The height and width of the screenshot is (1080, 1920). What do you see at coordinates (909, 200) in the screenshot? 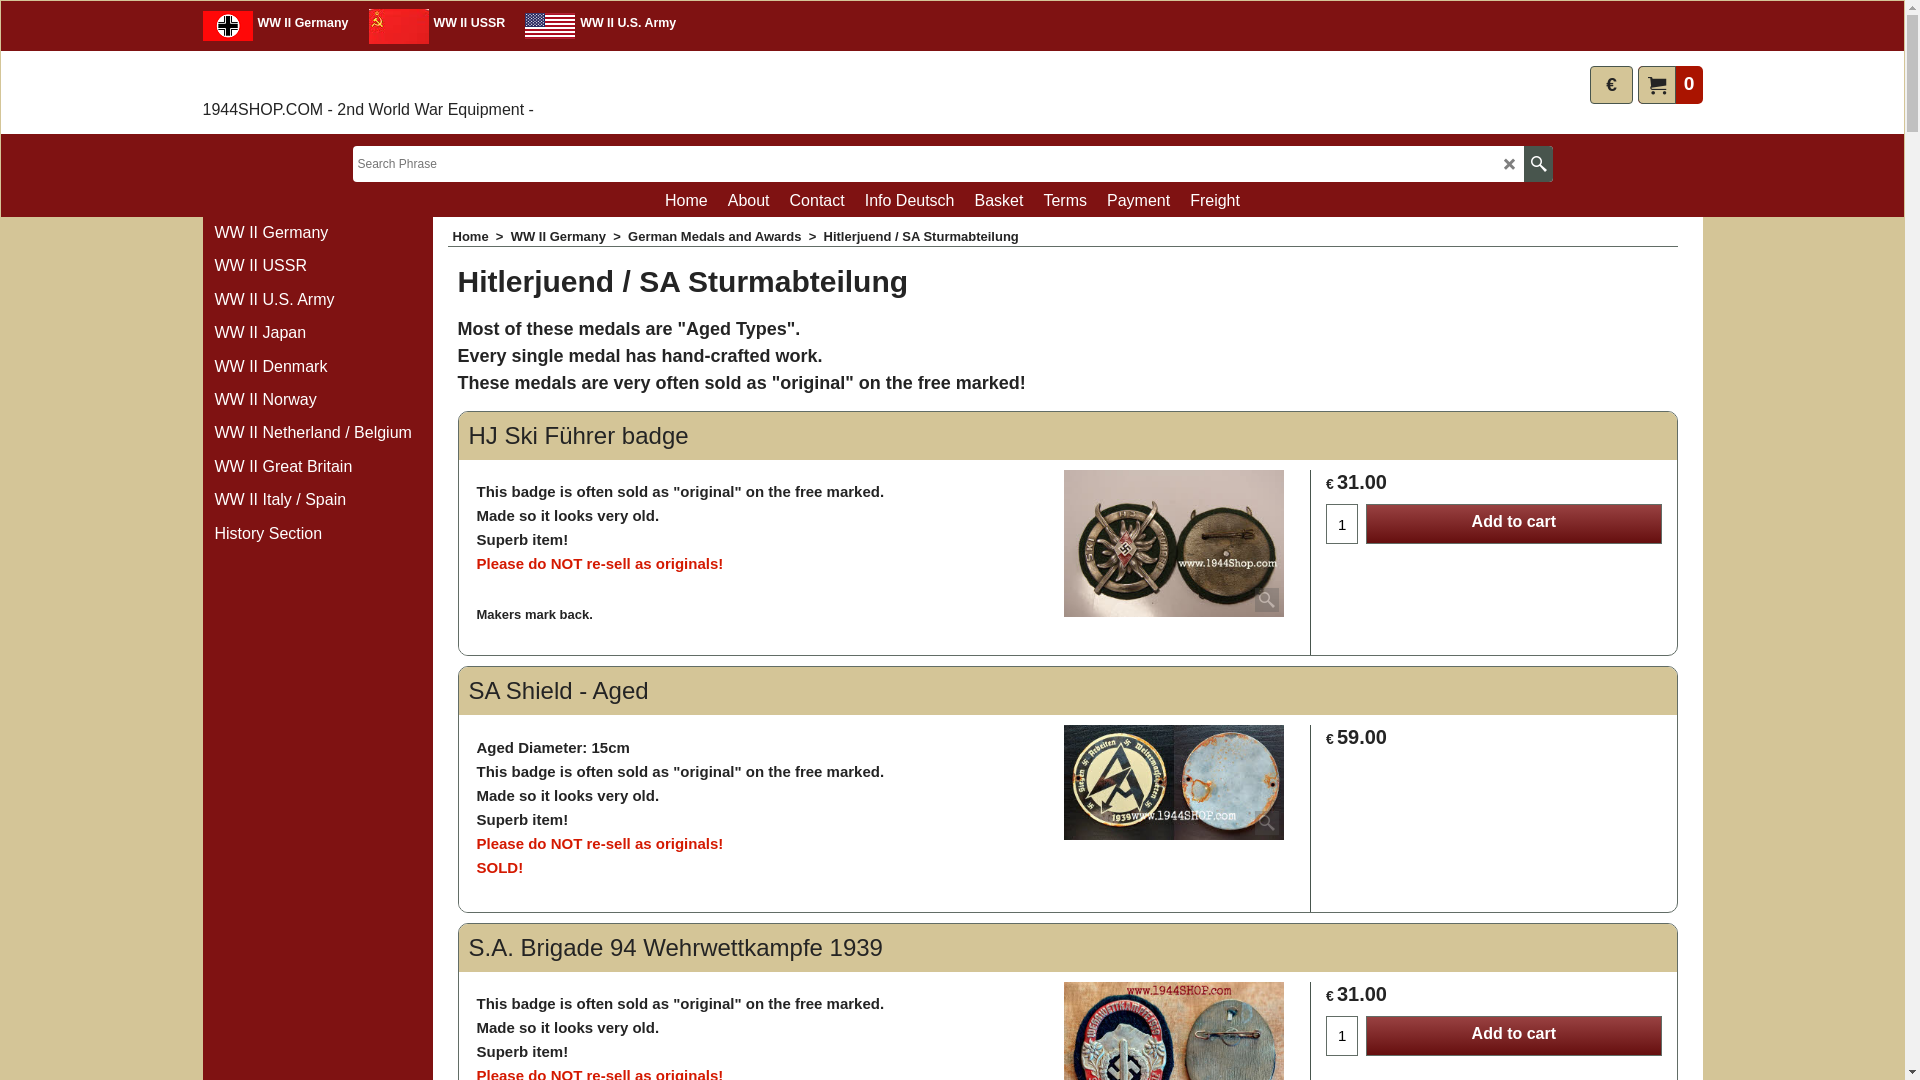
I see `'Info Deutsch'` at bounding box center [909, 200].